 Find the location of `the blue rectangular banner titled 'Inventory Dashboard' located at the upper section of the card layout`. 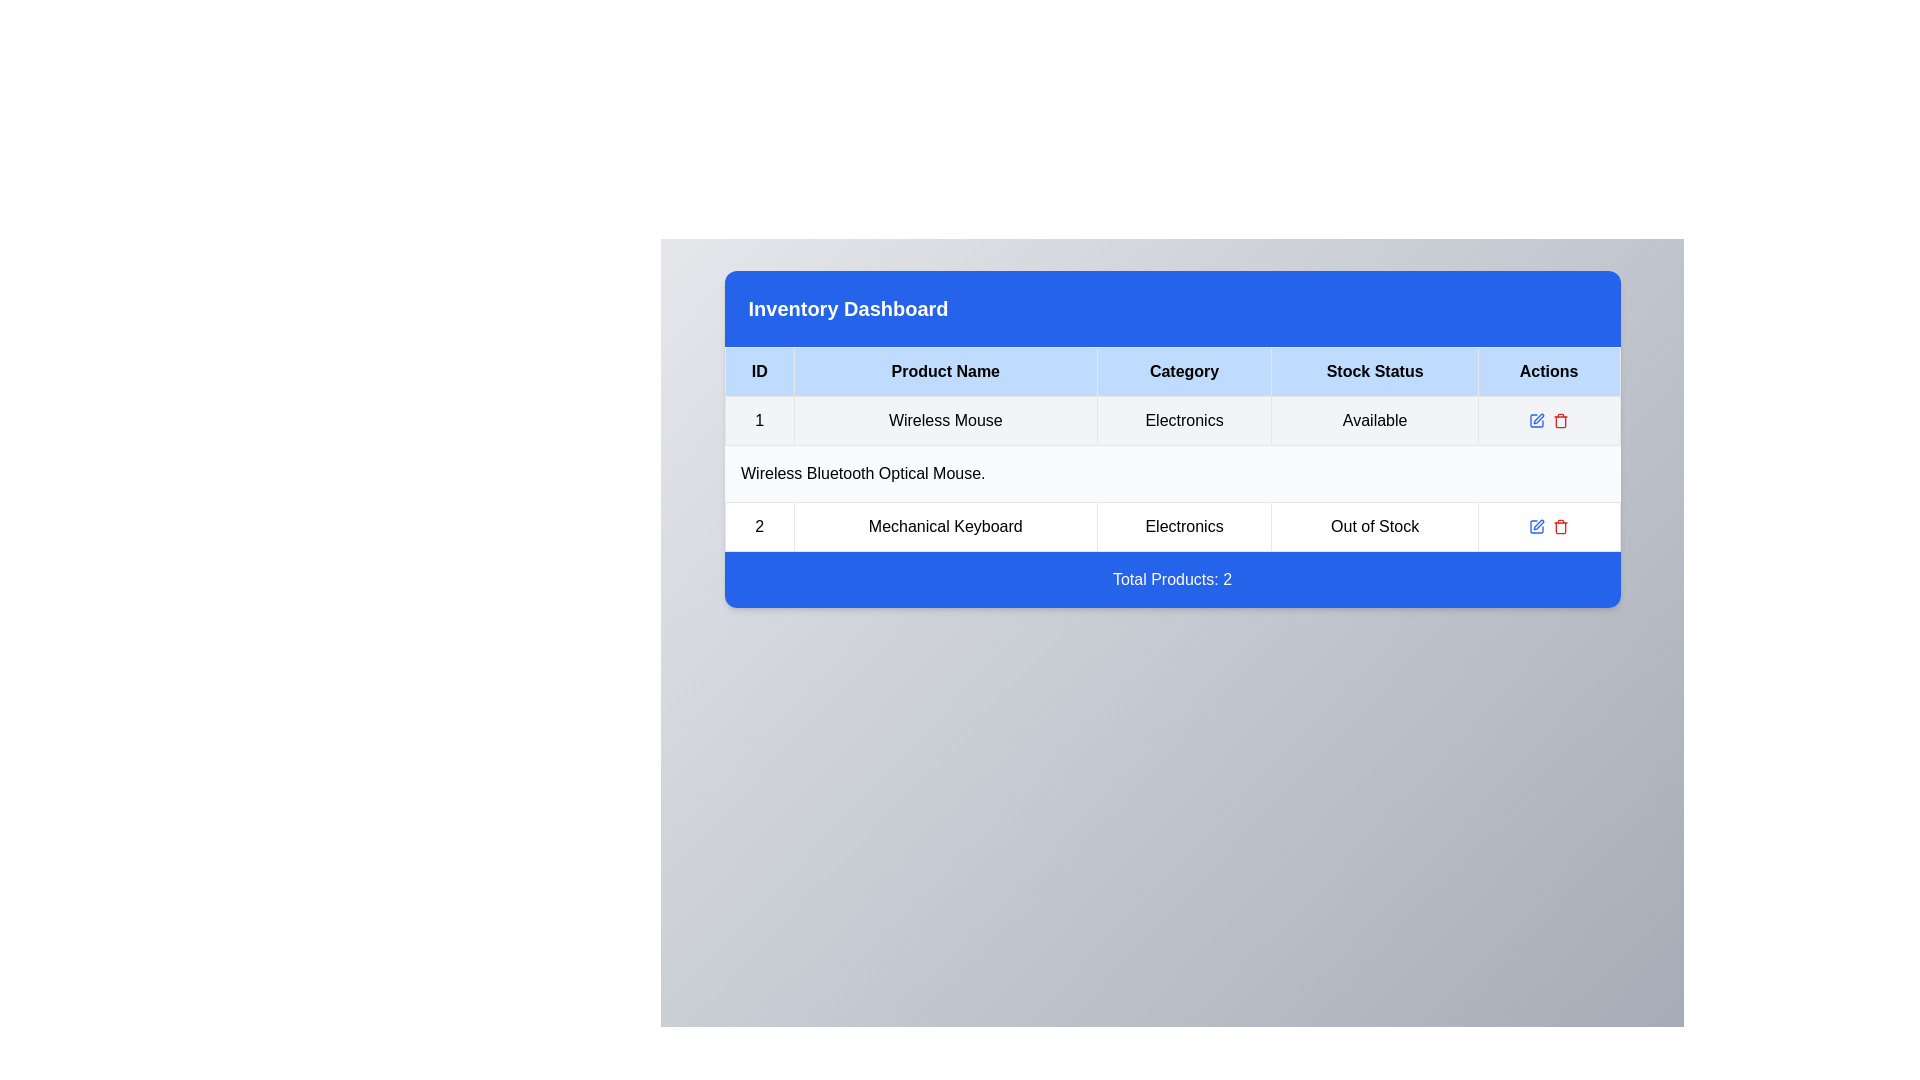

the blue rectangular banner titled 'Inventory Dashboard' located at the upper section of the card layout is located at coordinates (1172, 308).